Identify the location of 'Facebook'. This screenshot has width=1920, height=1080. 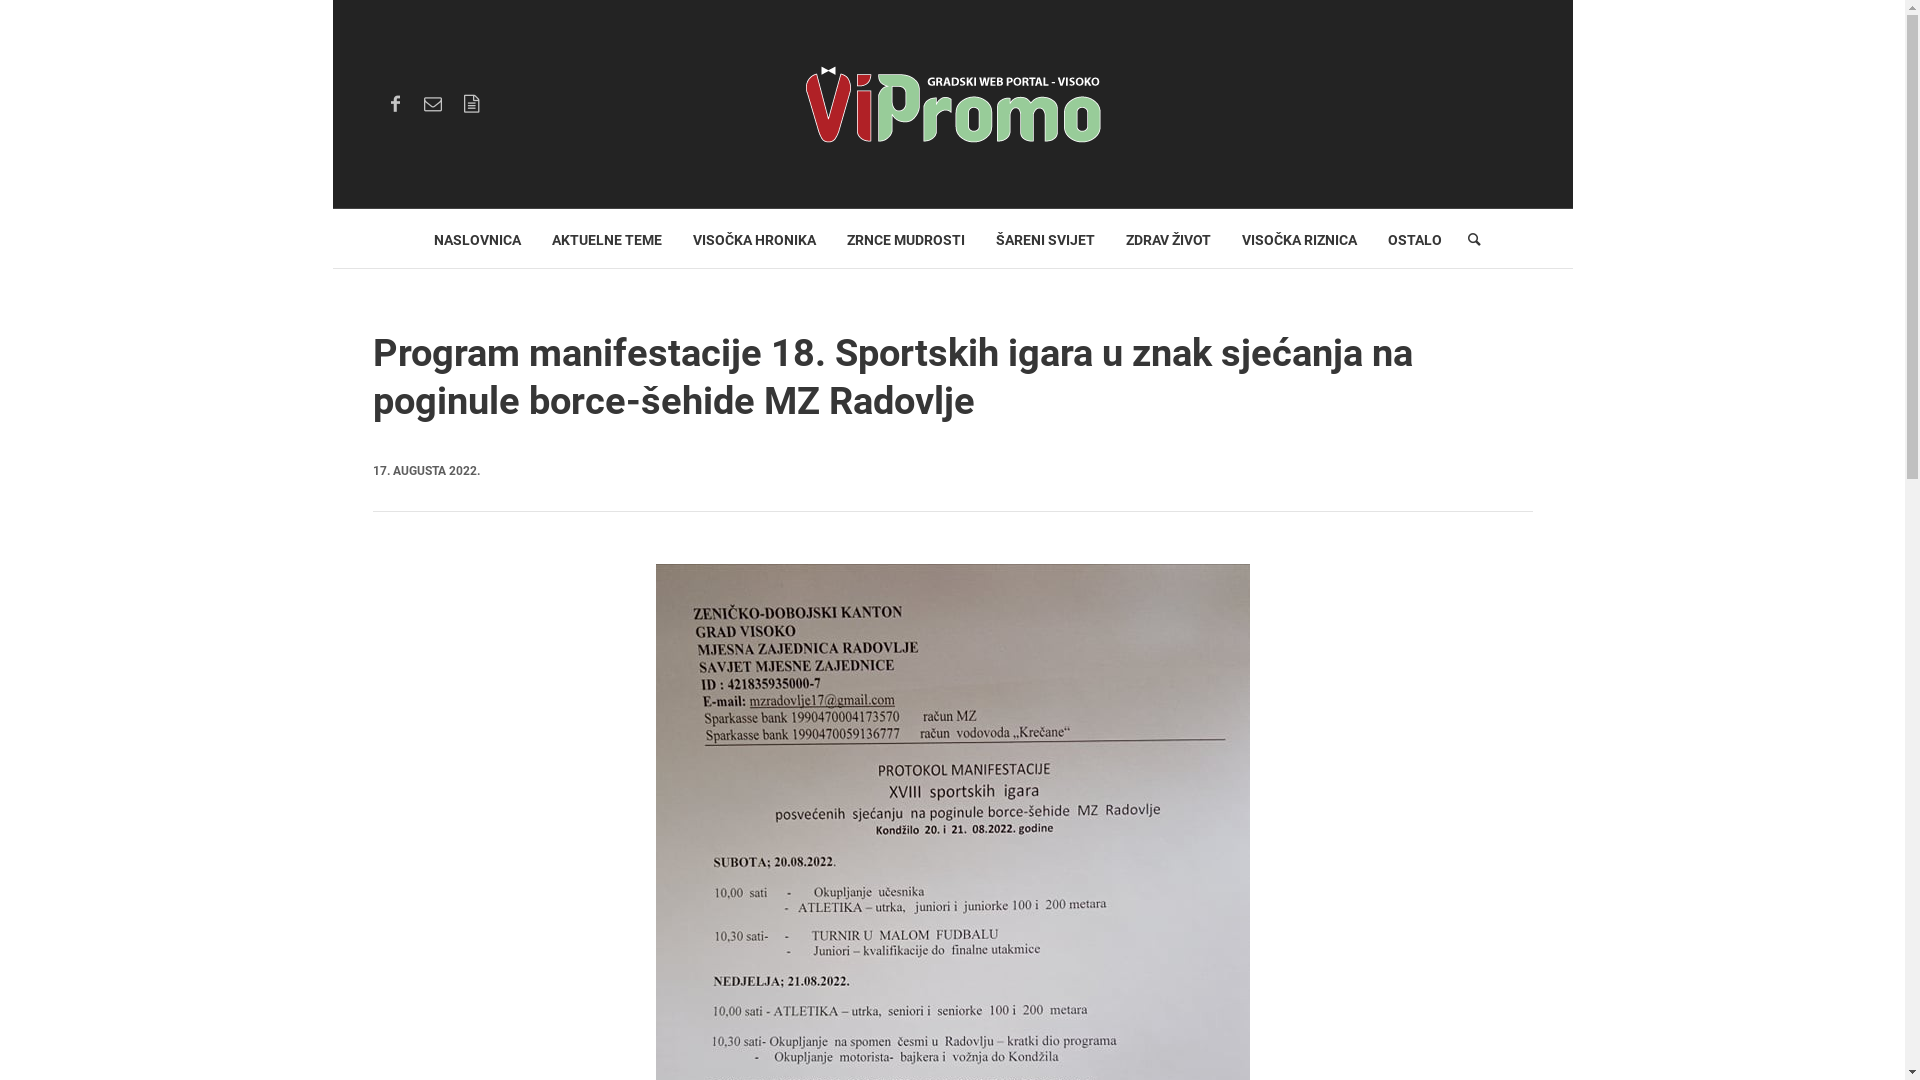
(394, 104).